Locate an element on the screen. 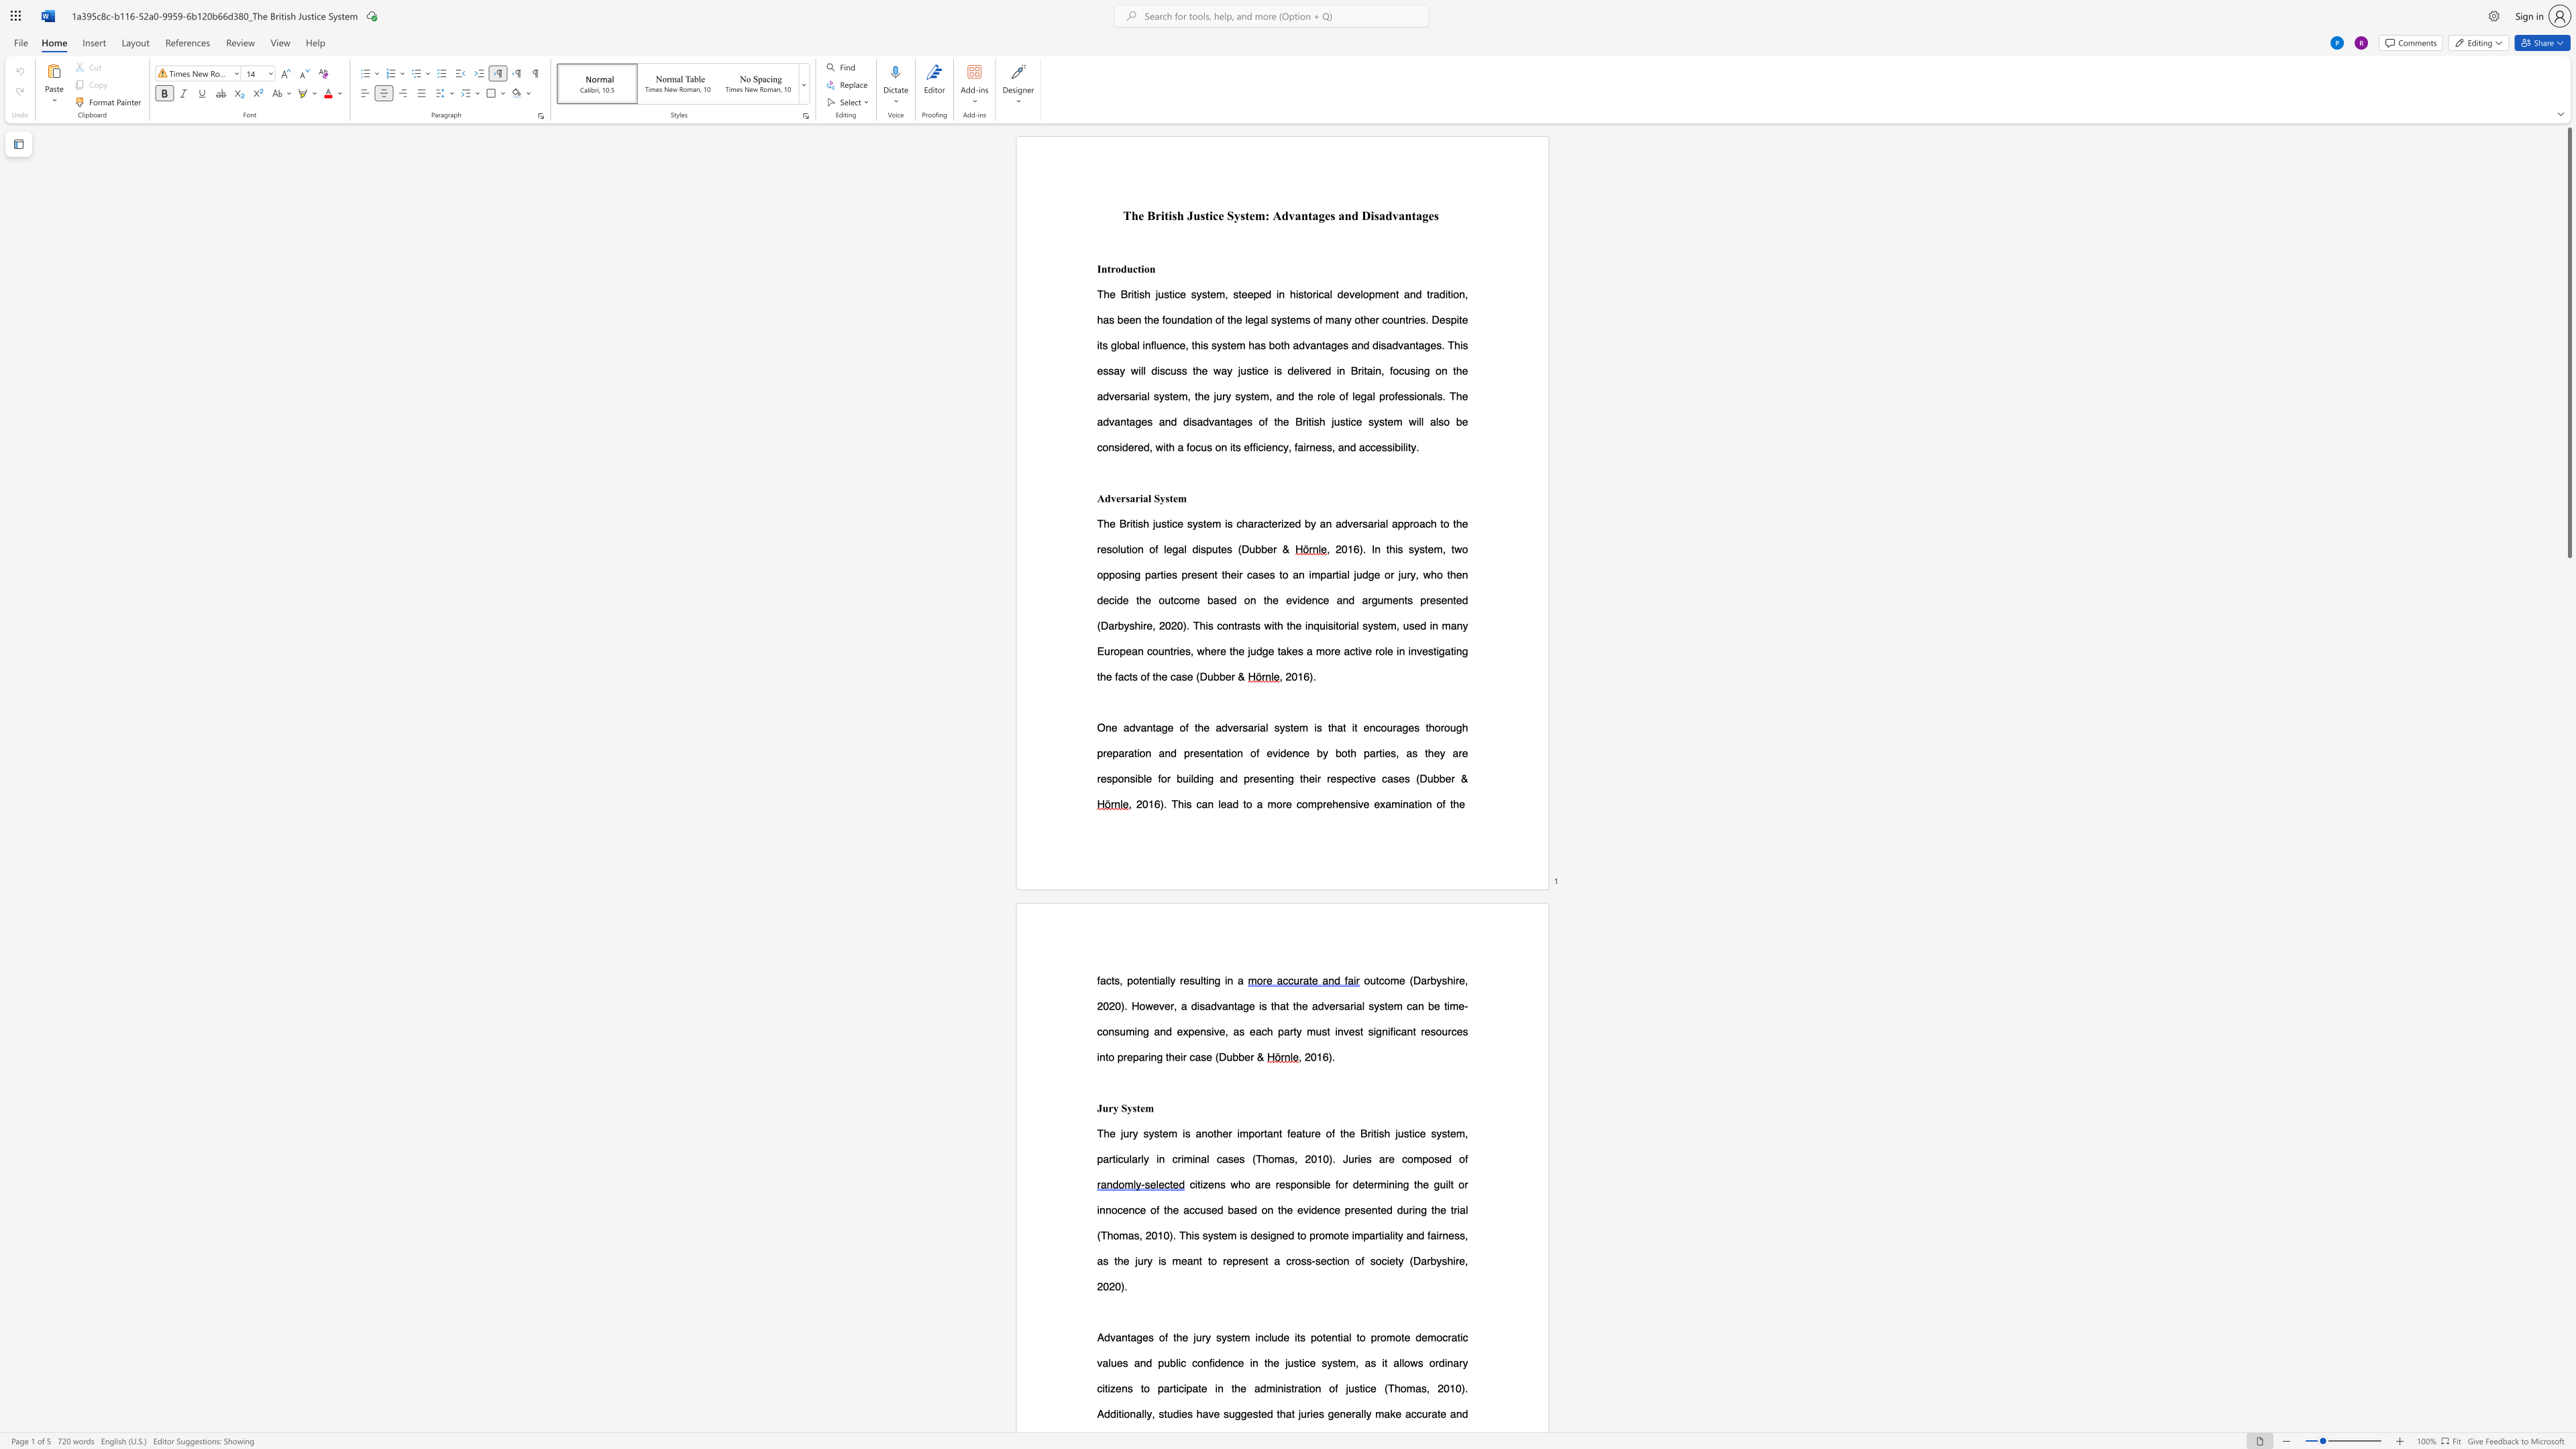 Image resolution: width=2576 pixels, height=1449 pixels. the subset text "ning" within the text "determining" is located at coordinates (1388, 1183).